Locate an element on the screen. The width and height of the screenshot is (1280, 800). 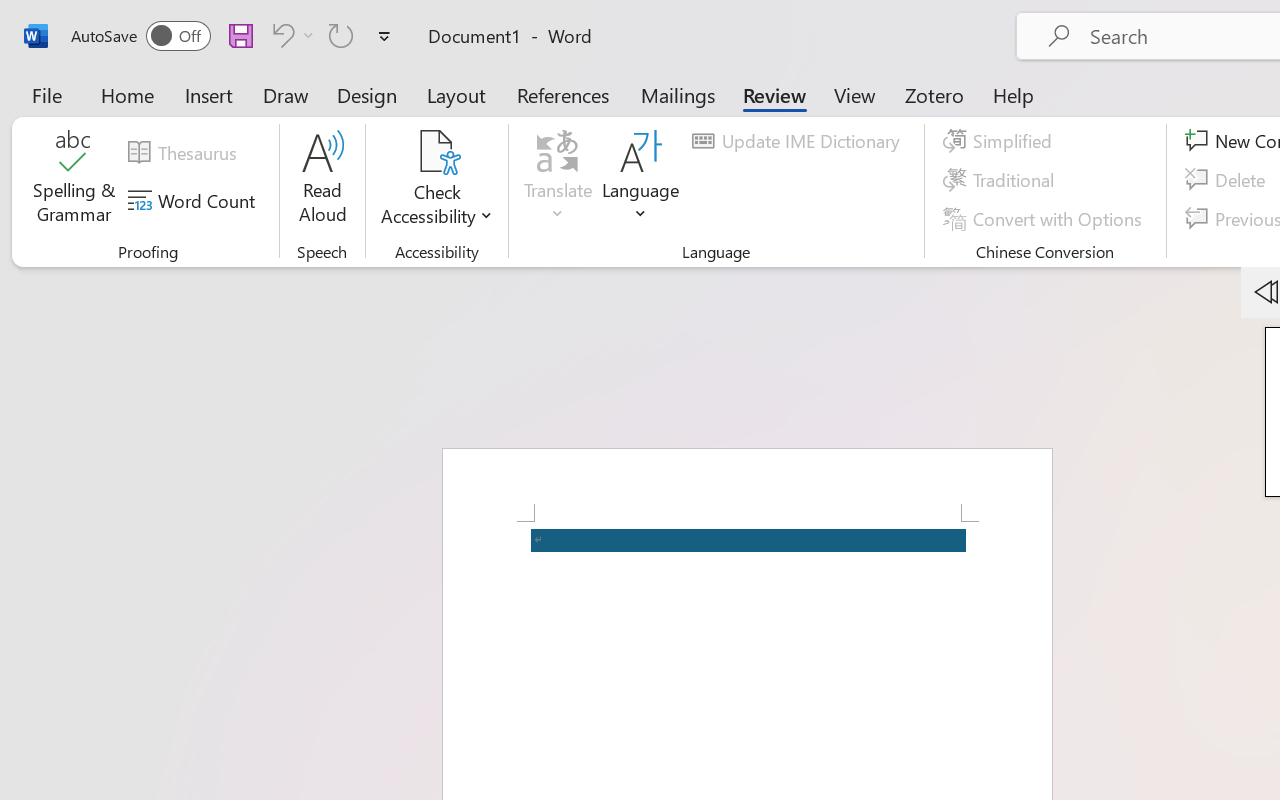
'Translate' is located at coordinates (558, 179).